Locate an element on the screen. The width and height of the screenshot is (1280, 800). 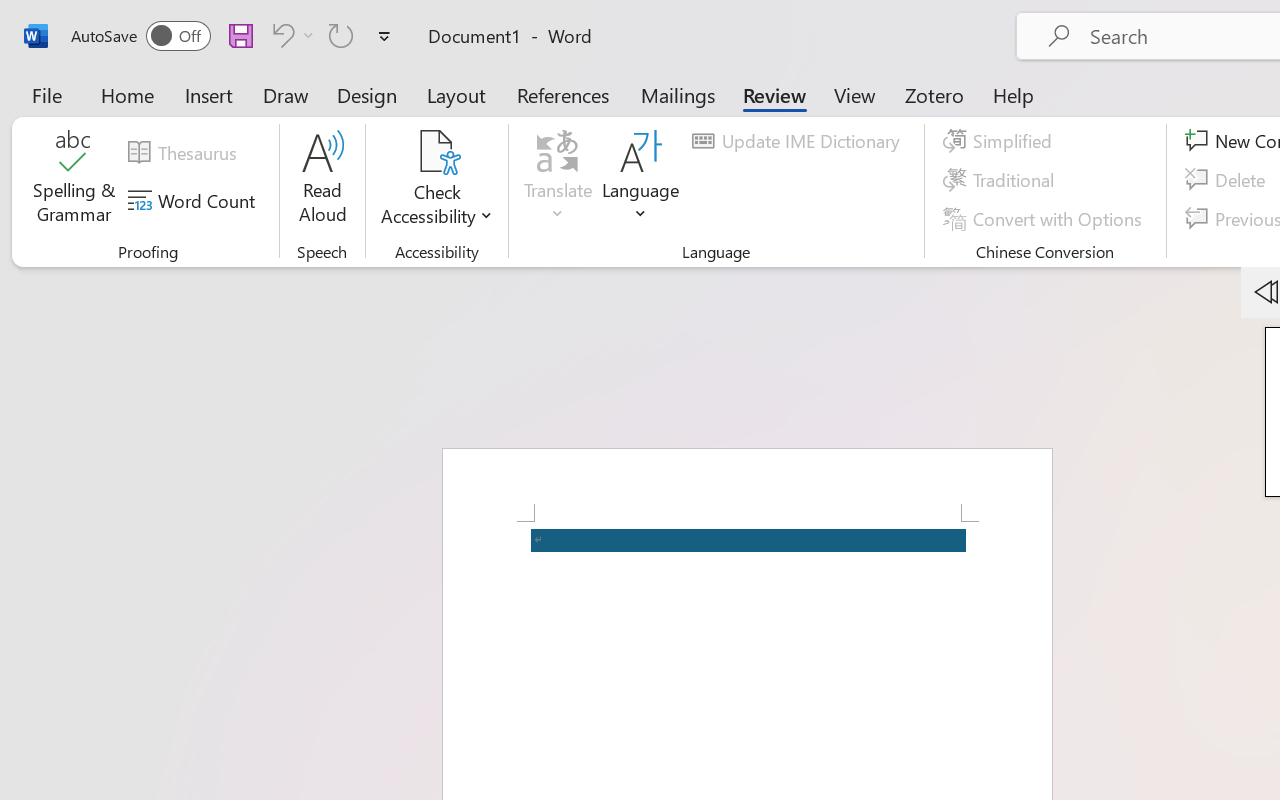
'Translate' is located at coordinates (558, 179).